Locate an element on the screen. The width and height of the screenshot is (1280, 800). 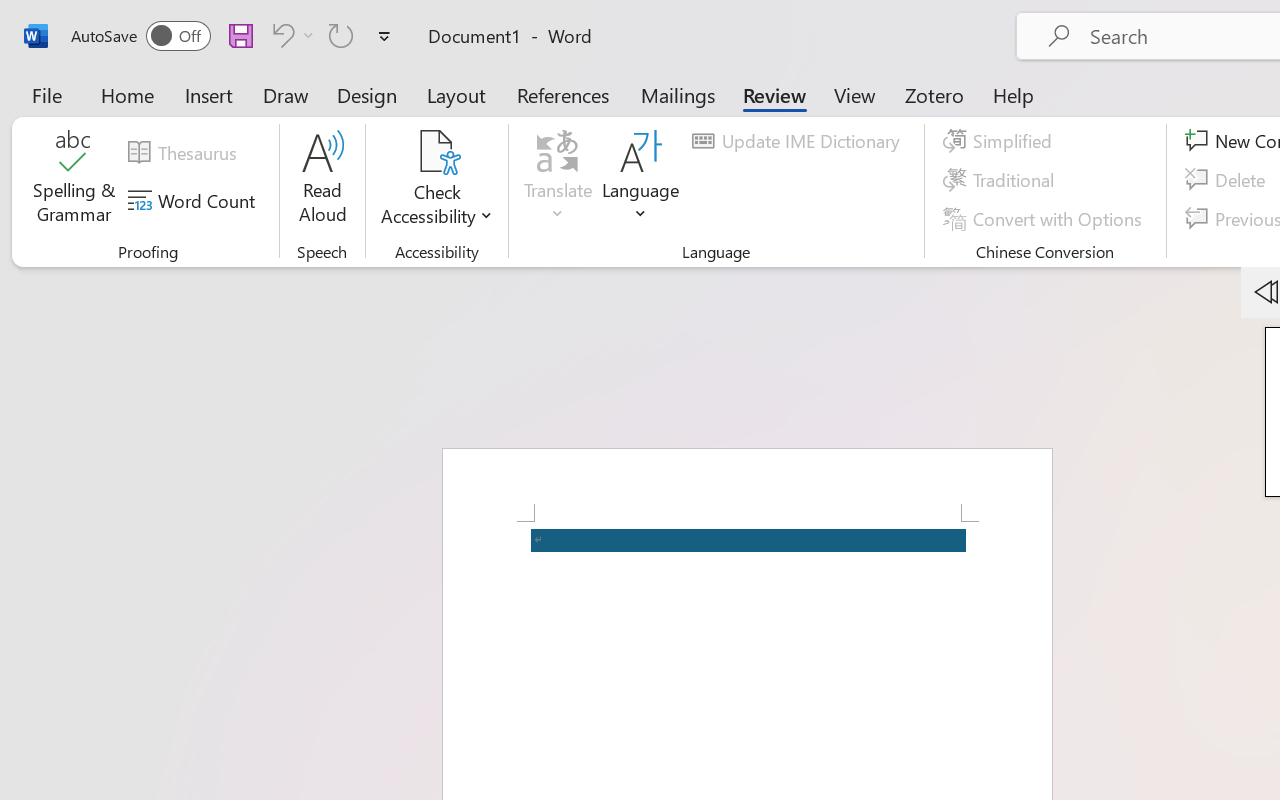
'Translate' is located at coordinates (558, 179).